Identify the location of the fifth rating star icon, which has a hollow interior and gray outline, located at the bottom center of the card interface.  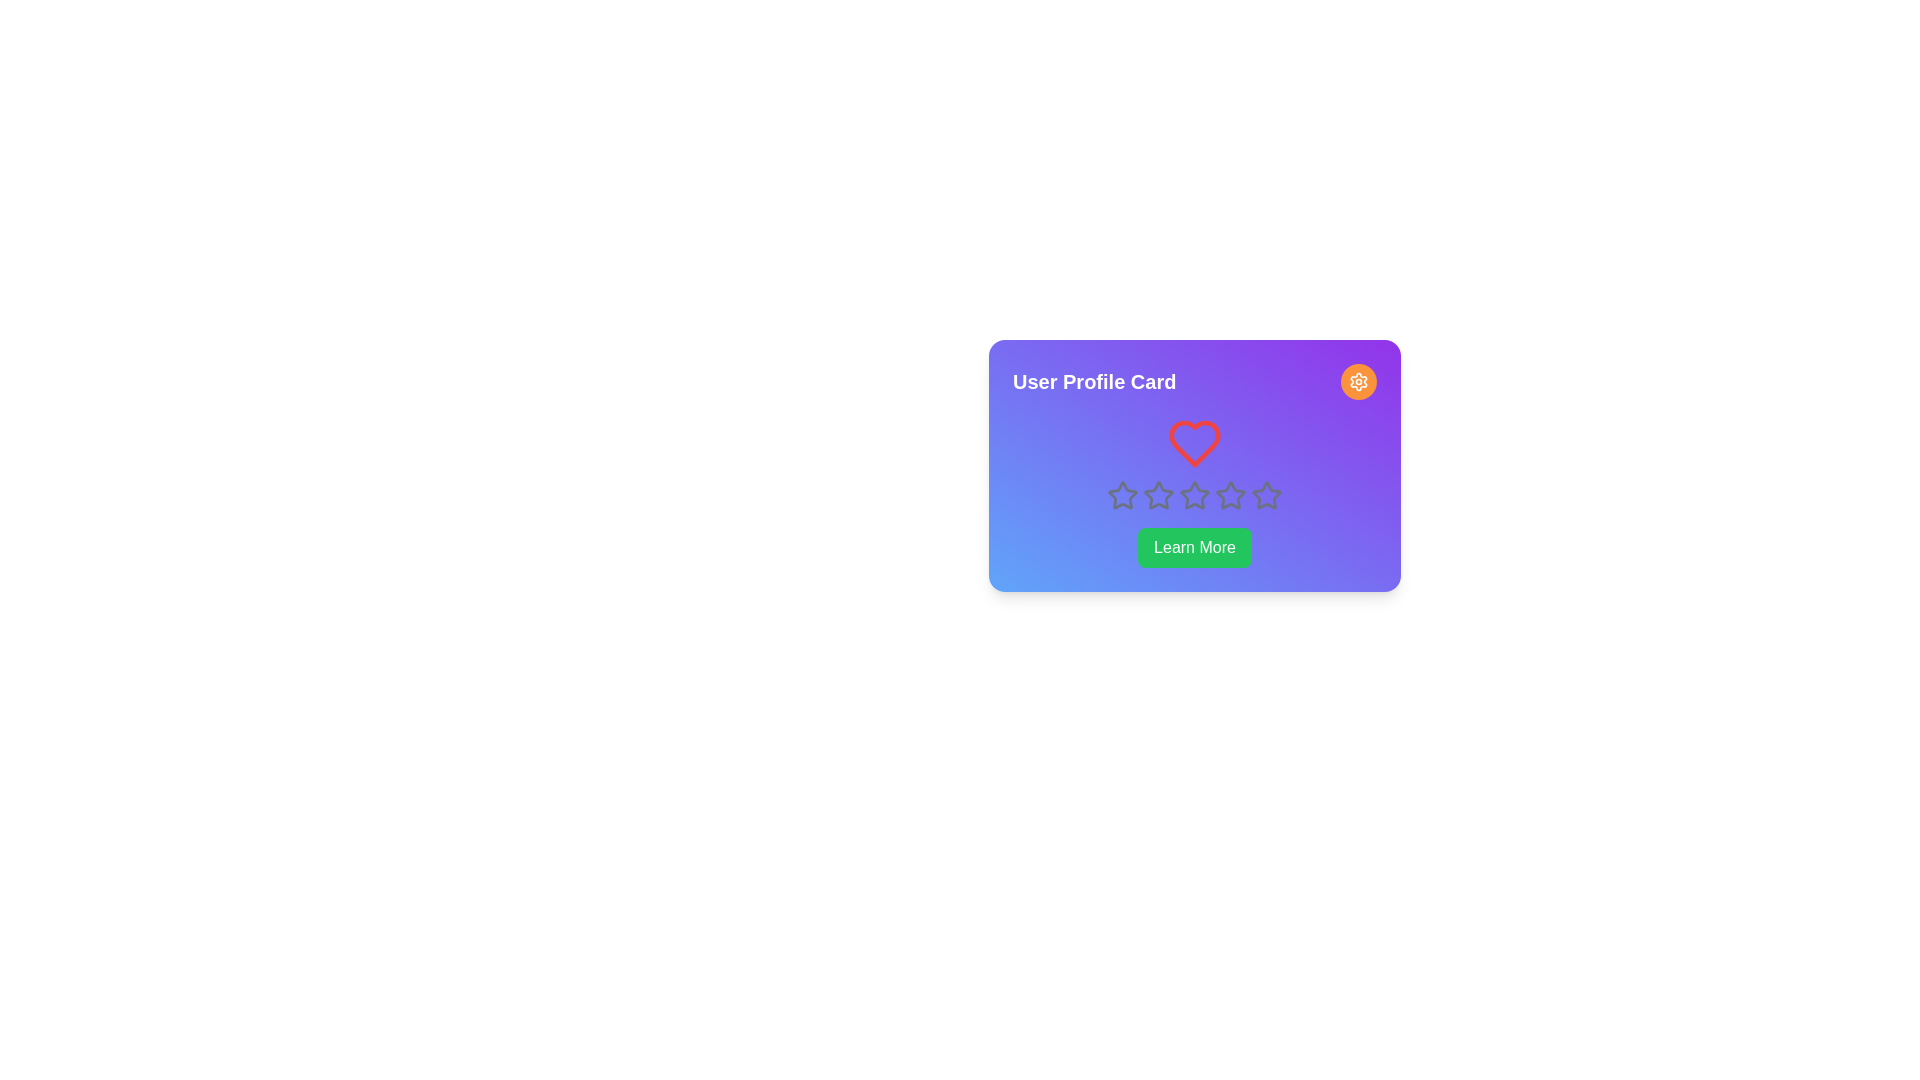
(1229, 495).